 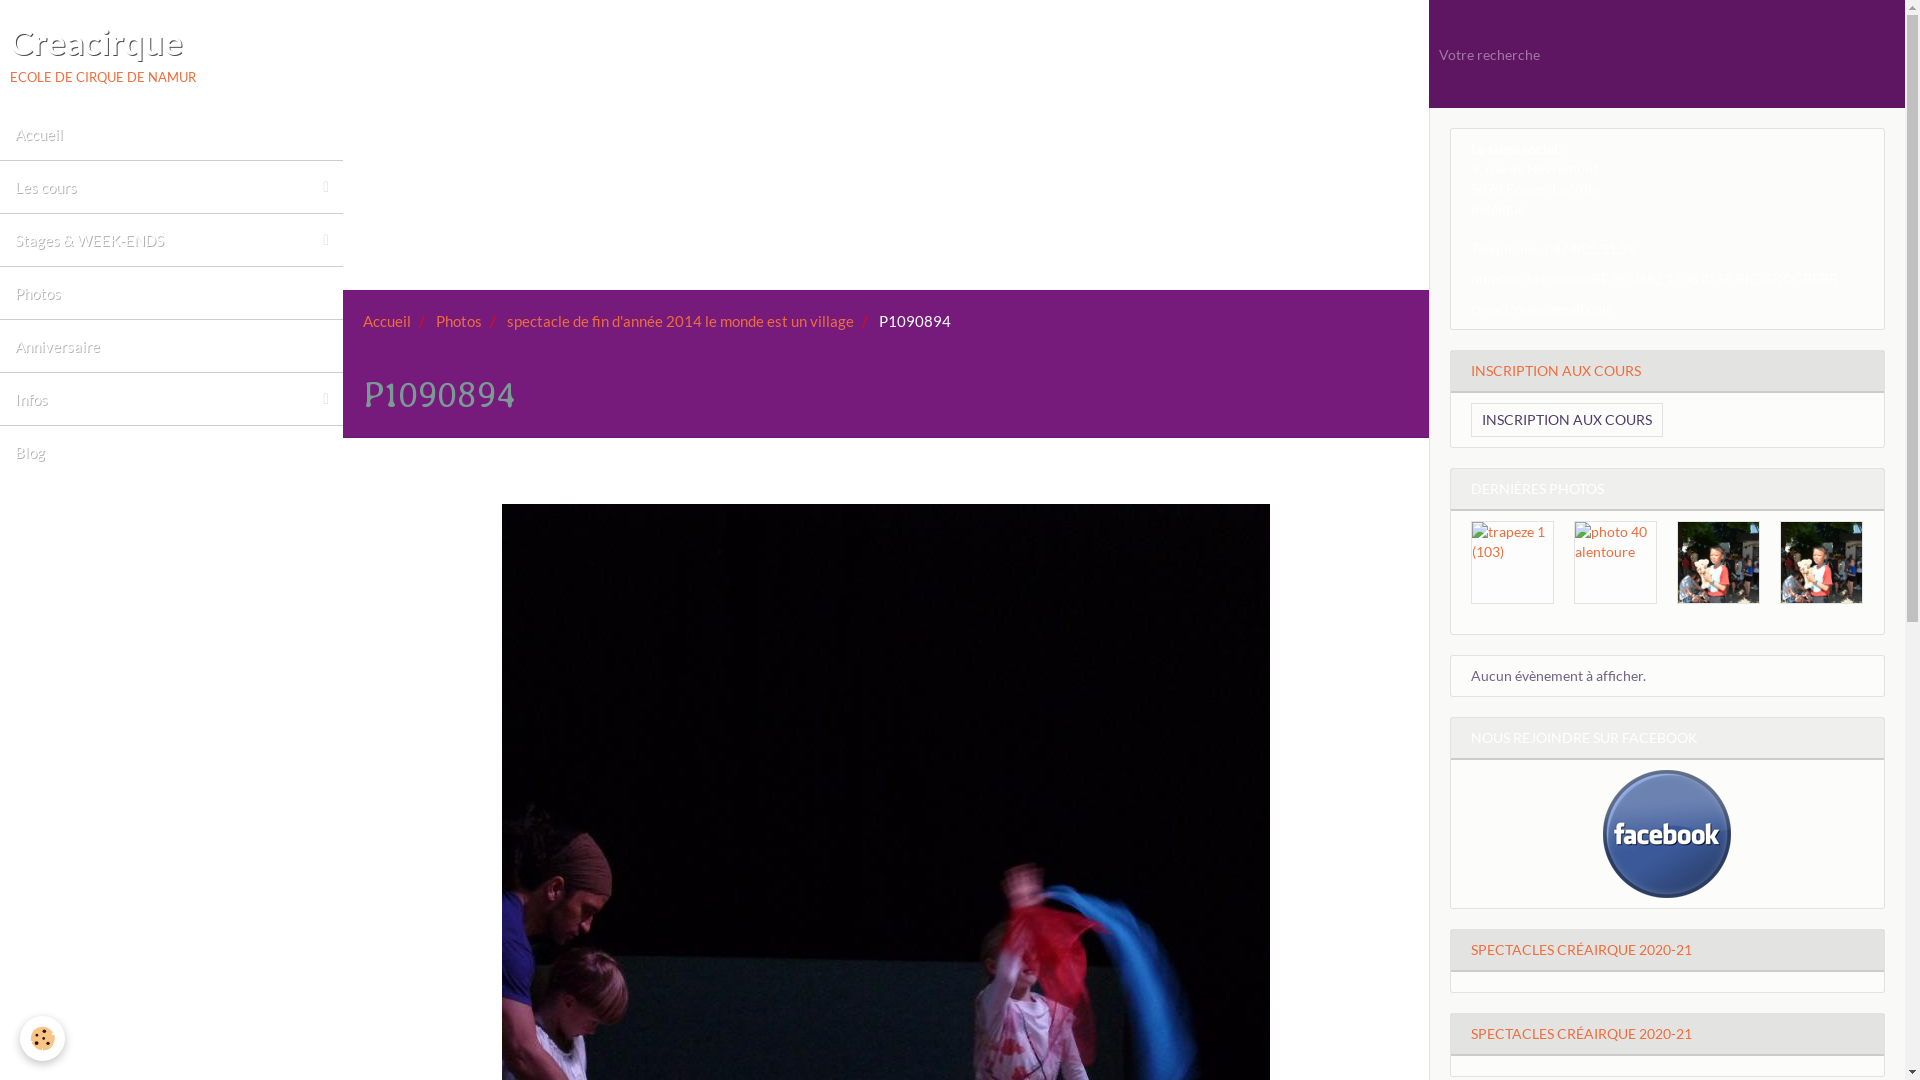 I want to click on 'INSCRIPTION AUX COURS', so click(x=1565, y=419).